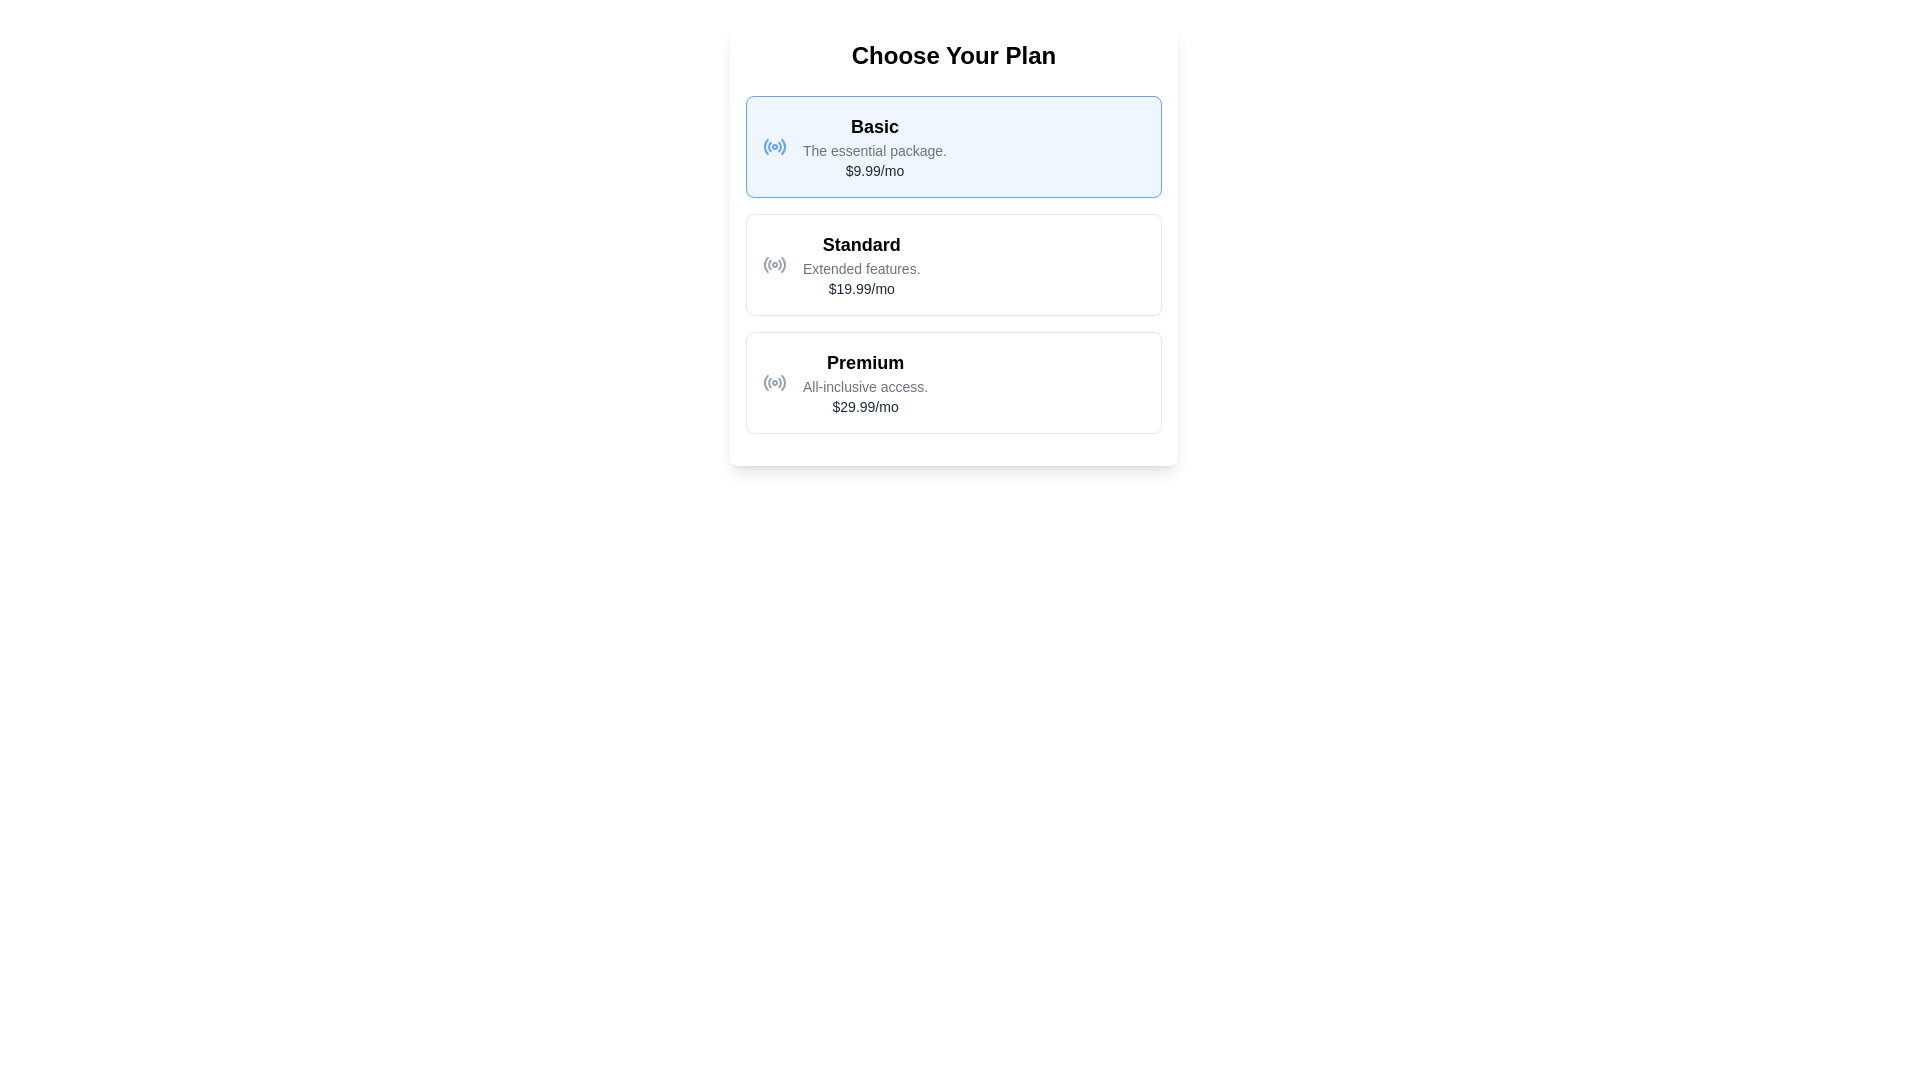 This screenshot has height=1080, width=1920. What do you see at coordinates (773, 264) in the screenshot?
I see `the radio button option located within the 'Standard' section under 'Choose Your Plan', which is represented by an SVG graphic with a circular outline and a center dot` at bounding box center [773, 264].